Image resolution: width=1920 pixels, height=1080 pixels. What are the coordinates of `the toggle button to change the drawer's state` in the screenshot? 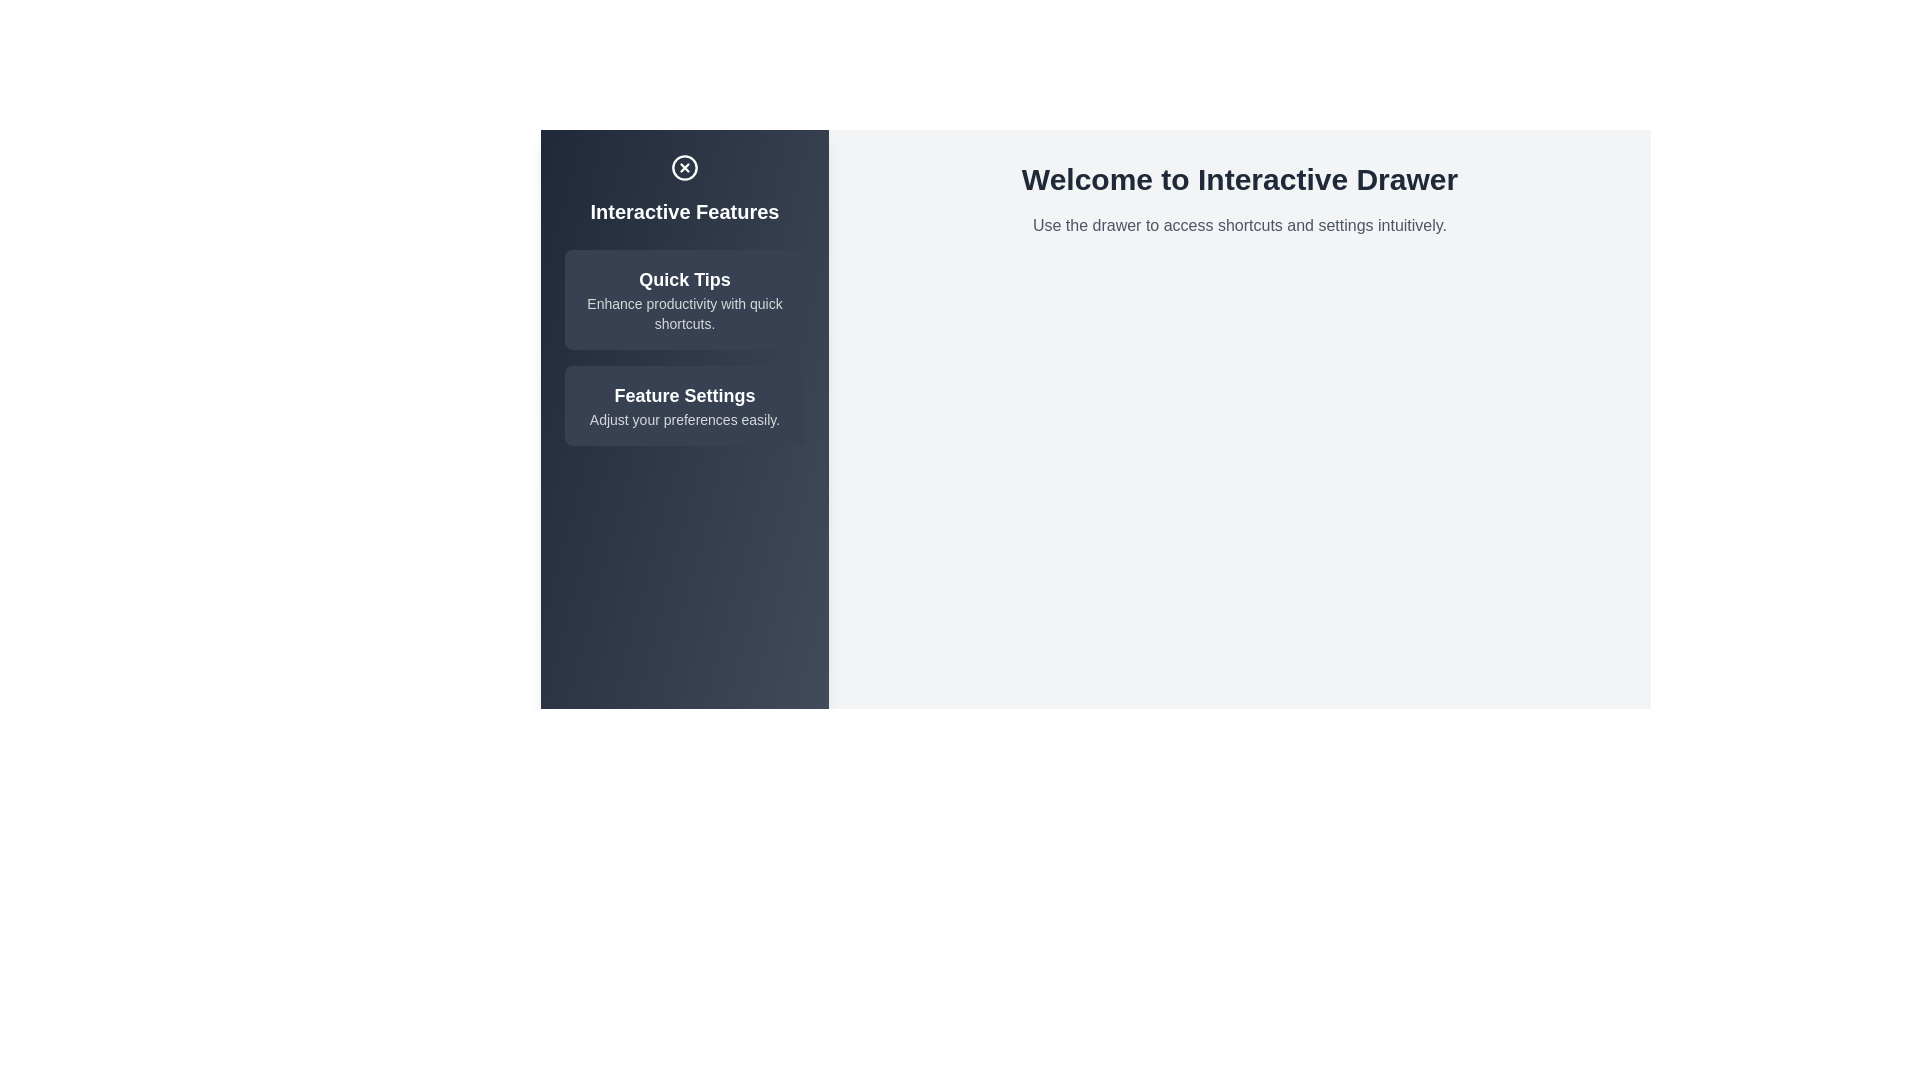 It's located at (685, 167).